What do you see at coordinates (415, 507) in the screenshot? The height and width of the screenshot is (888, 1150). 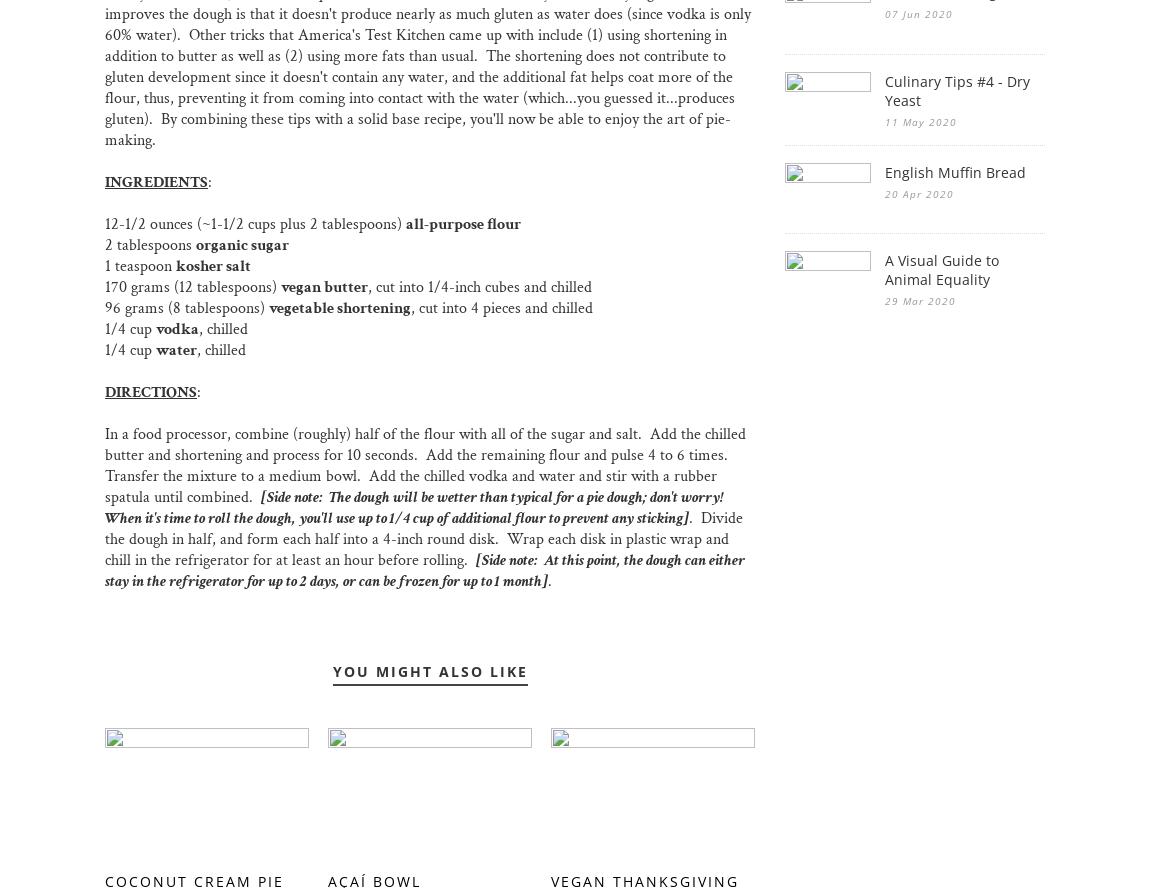 I see `'[Side note:  The dough will be wetter than typical for a pie dough; don't worry!  When it's time to roll the dough, you'll use up to 1/4 cup of additional flour to prevent any sticking]'` at bounding box center [415, 507].